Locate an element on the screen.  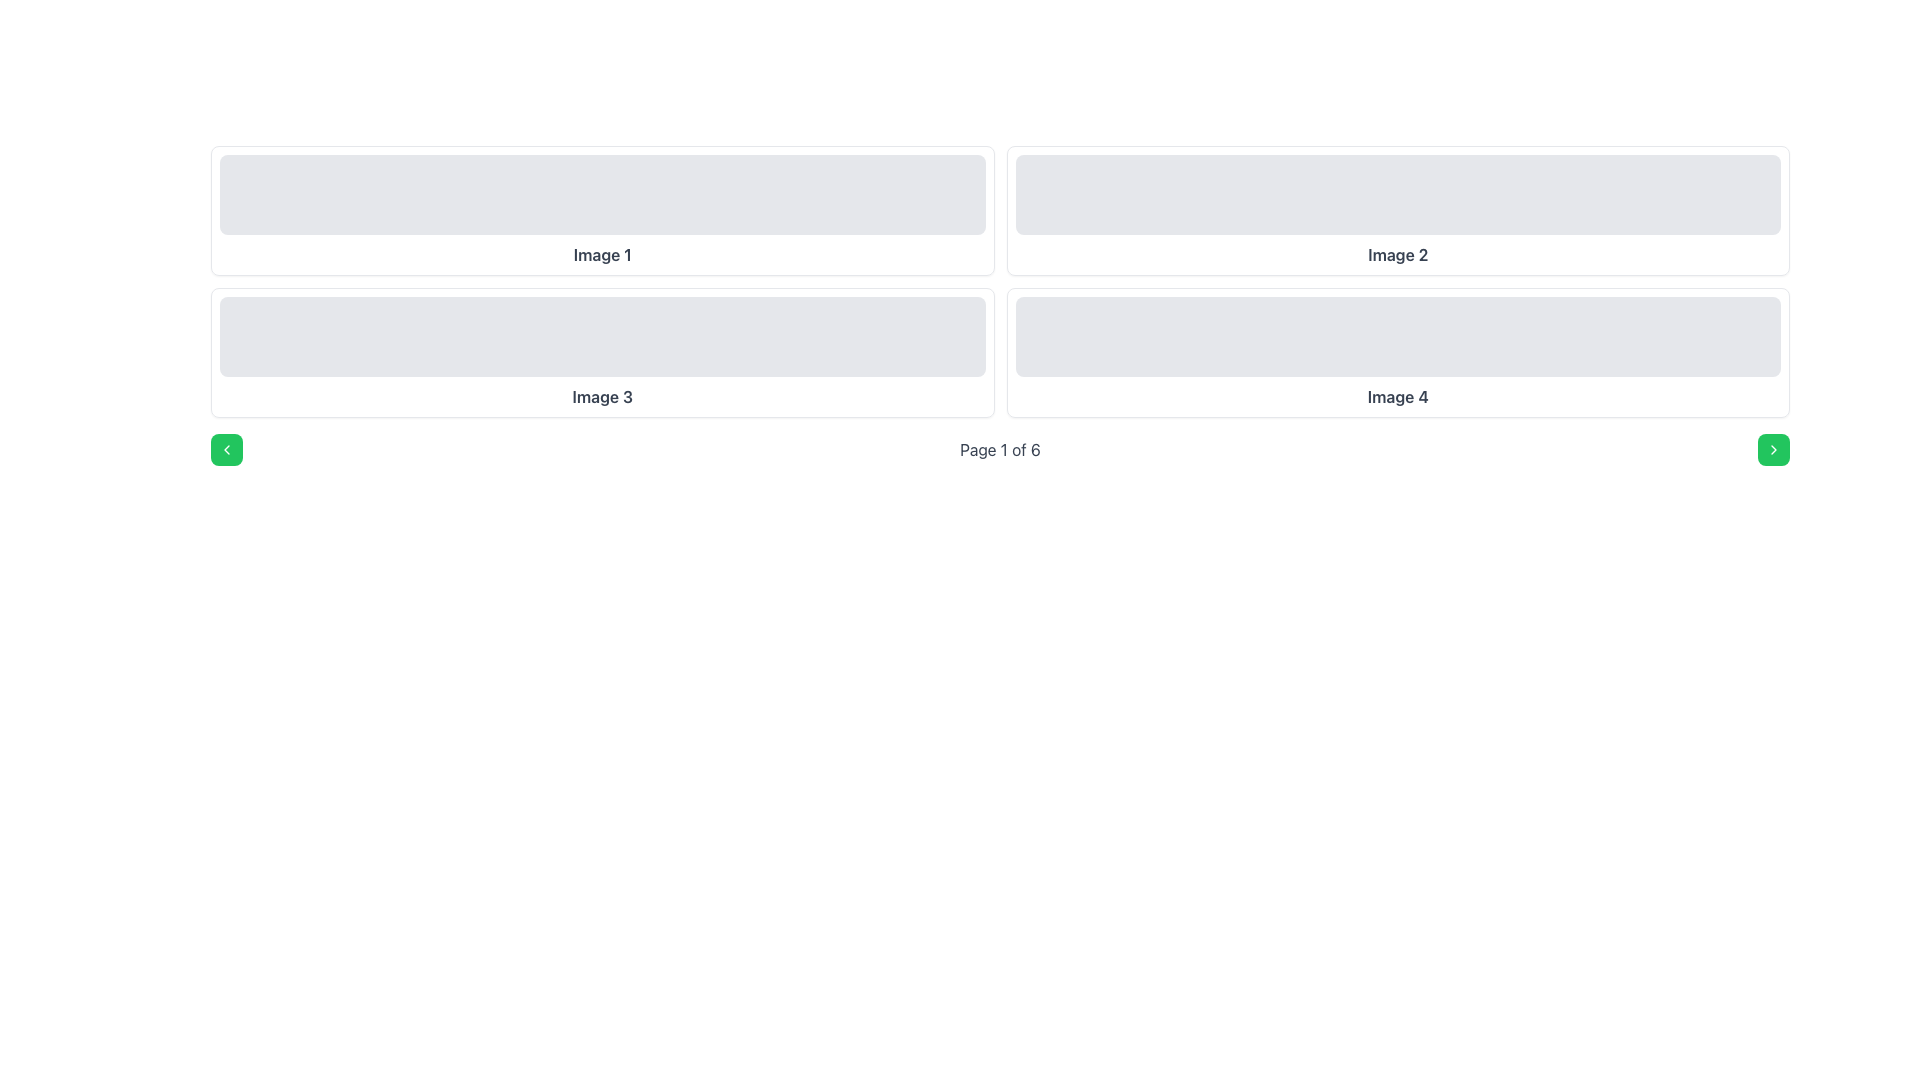
the backward navigation button located at the far left side of the footer, adjacent to the text 'Page 1 of 6' is located at coordinates (226, 450).